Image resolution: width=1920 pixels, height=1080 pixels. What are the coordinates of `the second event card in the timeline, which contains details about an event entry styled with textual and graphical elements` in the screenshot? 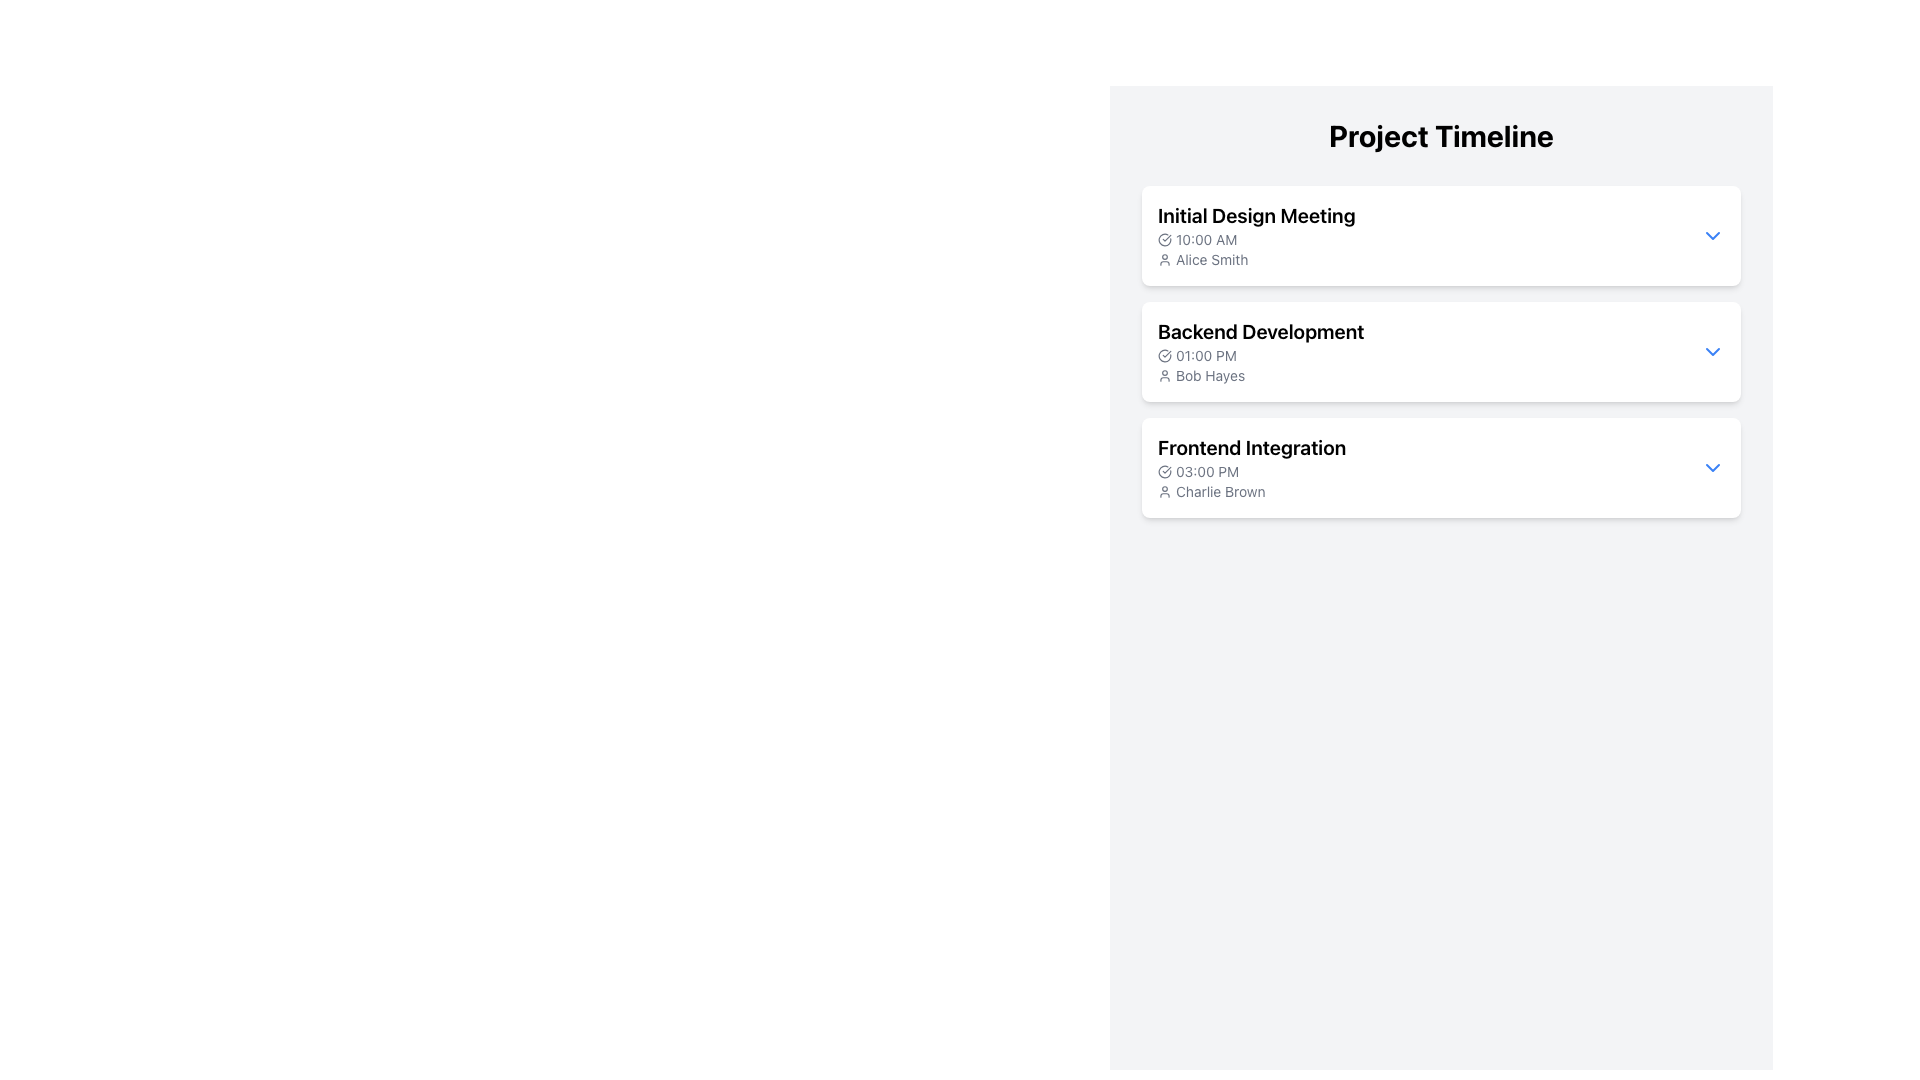 It's located at (1441, 350).